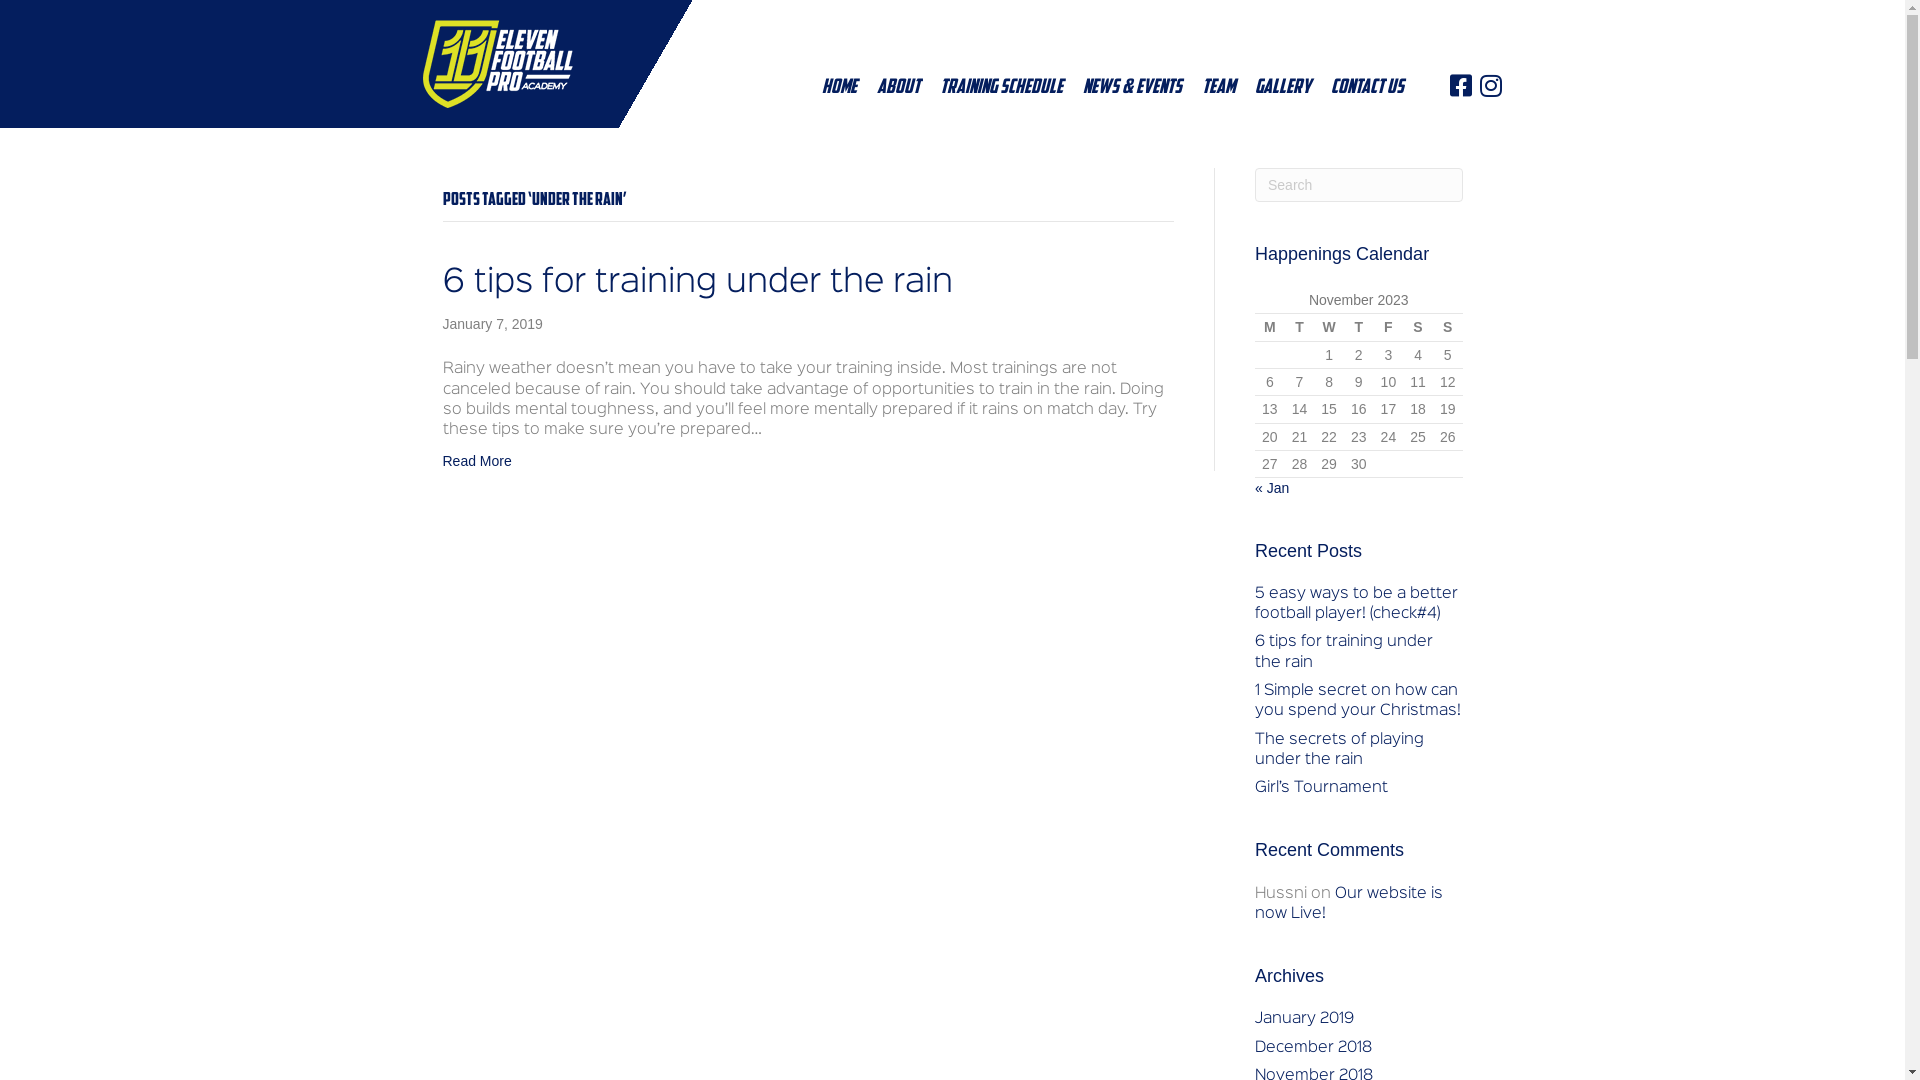 This screenshot has height=1080, width=1920. I want to click on '5 easy ways to be a better football player! (check#4)', so click(1253, 603).